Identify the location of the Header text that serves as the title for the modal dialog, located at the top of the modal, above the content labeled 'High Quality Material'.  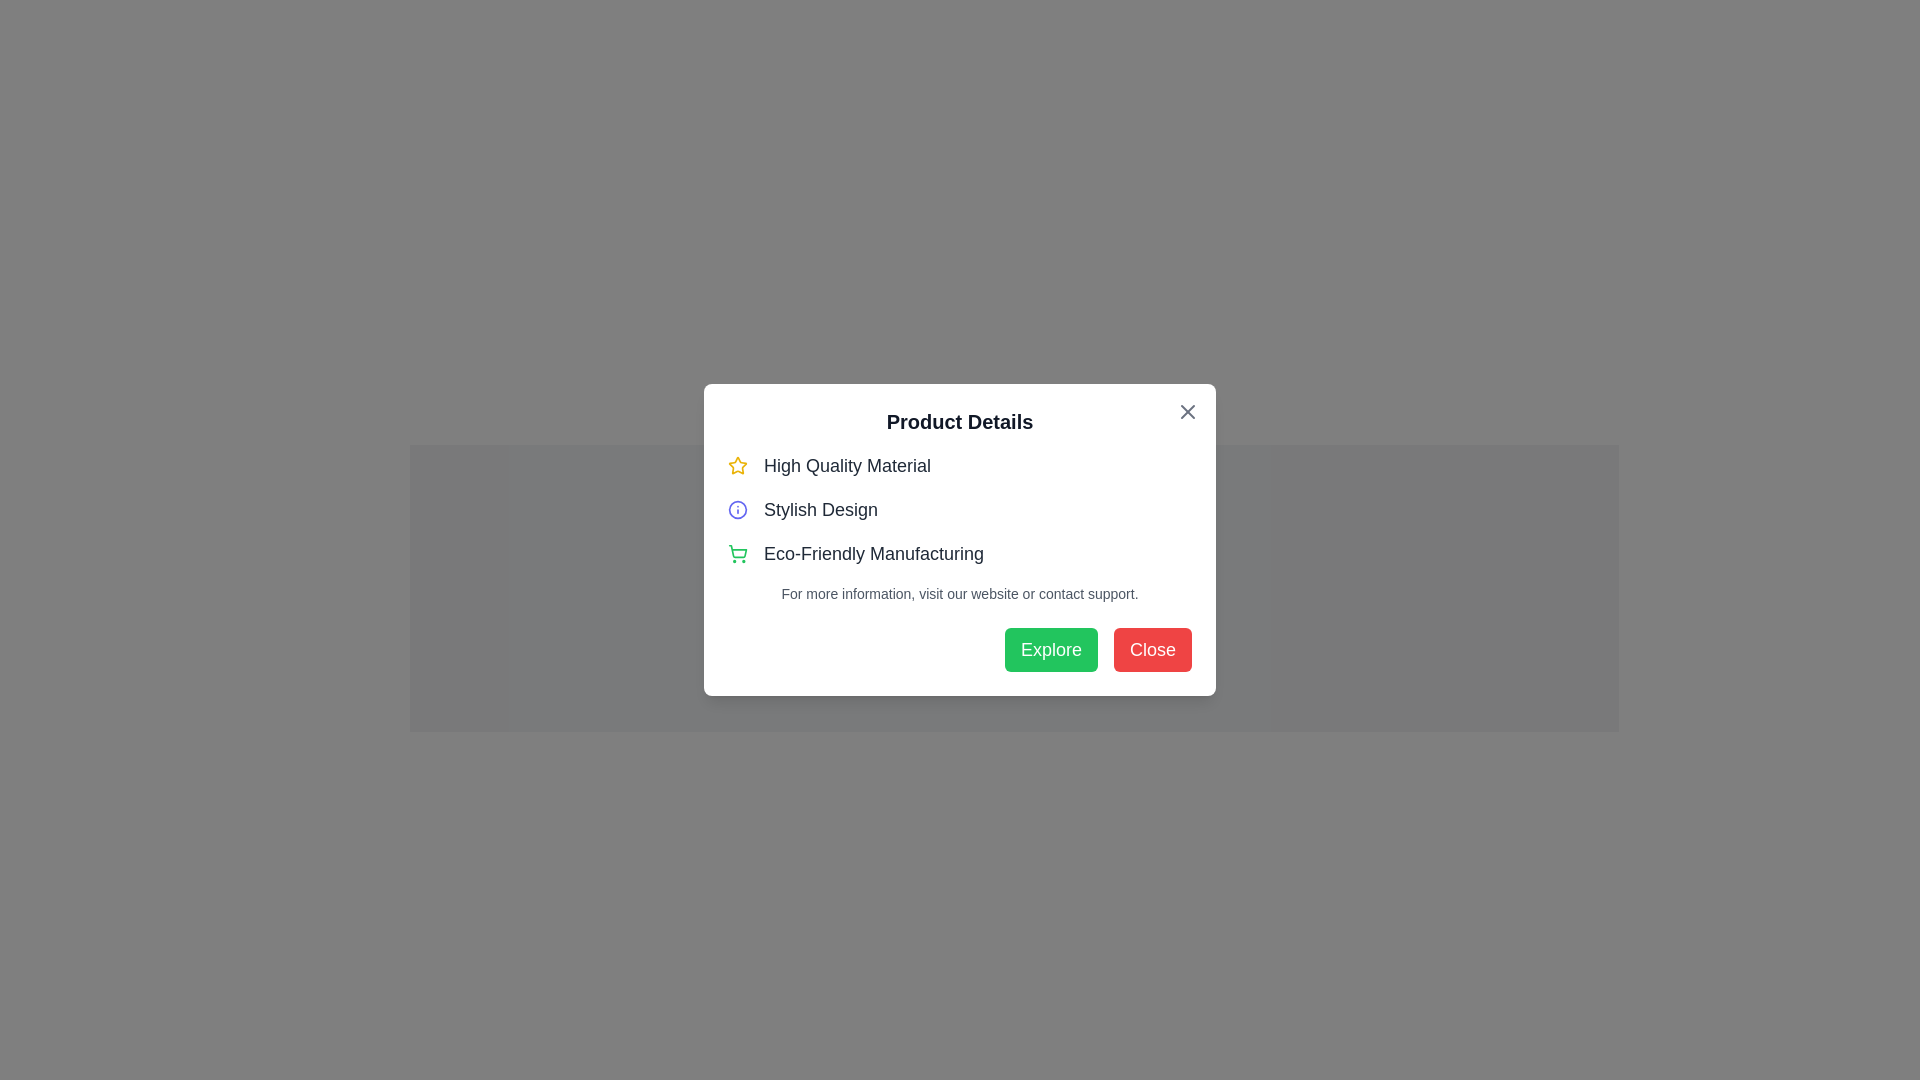
(960, 420).